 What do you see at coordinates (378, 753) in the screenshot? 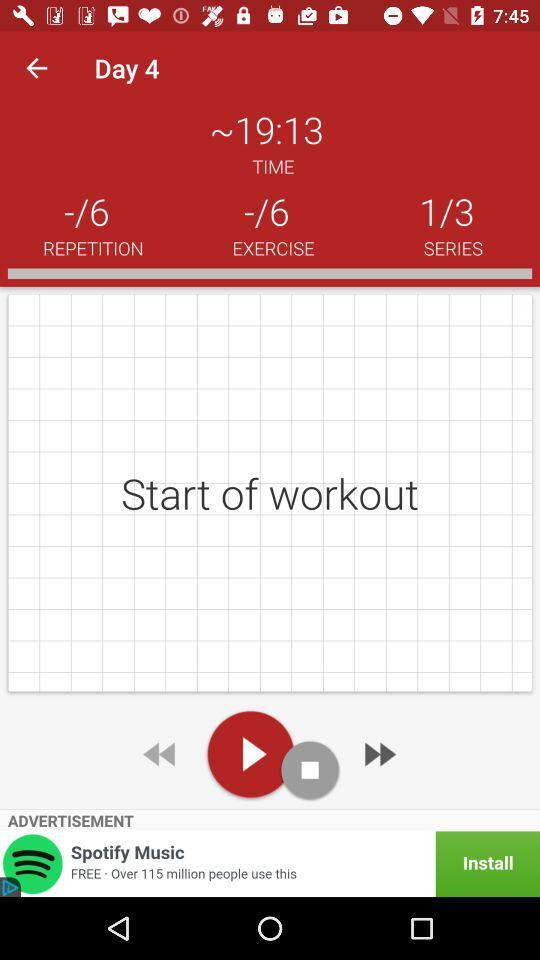
I see `next workout` at bounding box center [378, 753].